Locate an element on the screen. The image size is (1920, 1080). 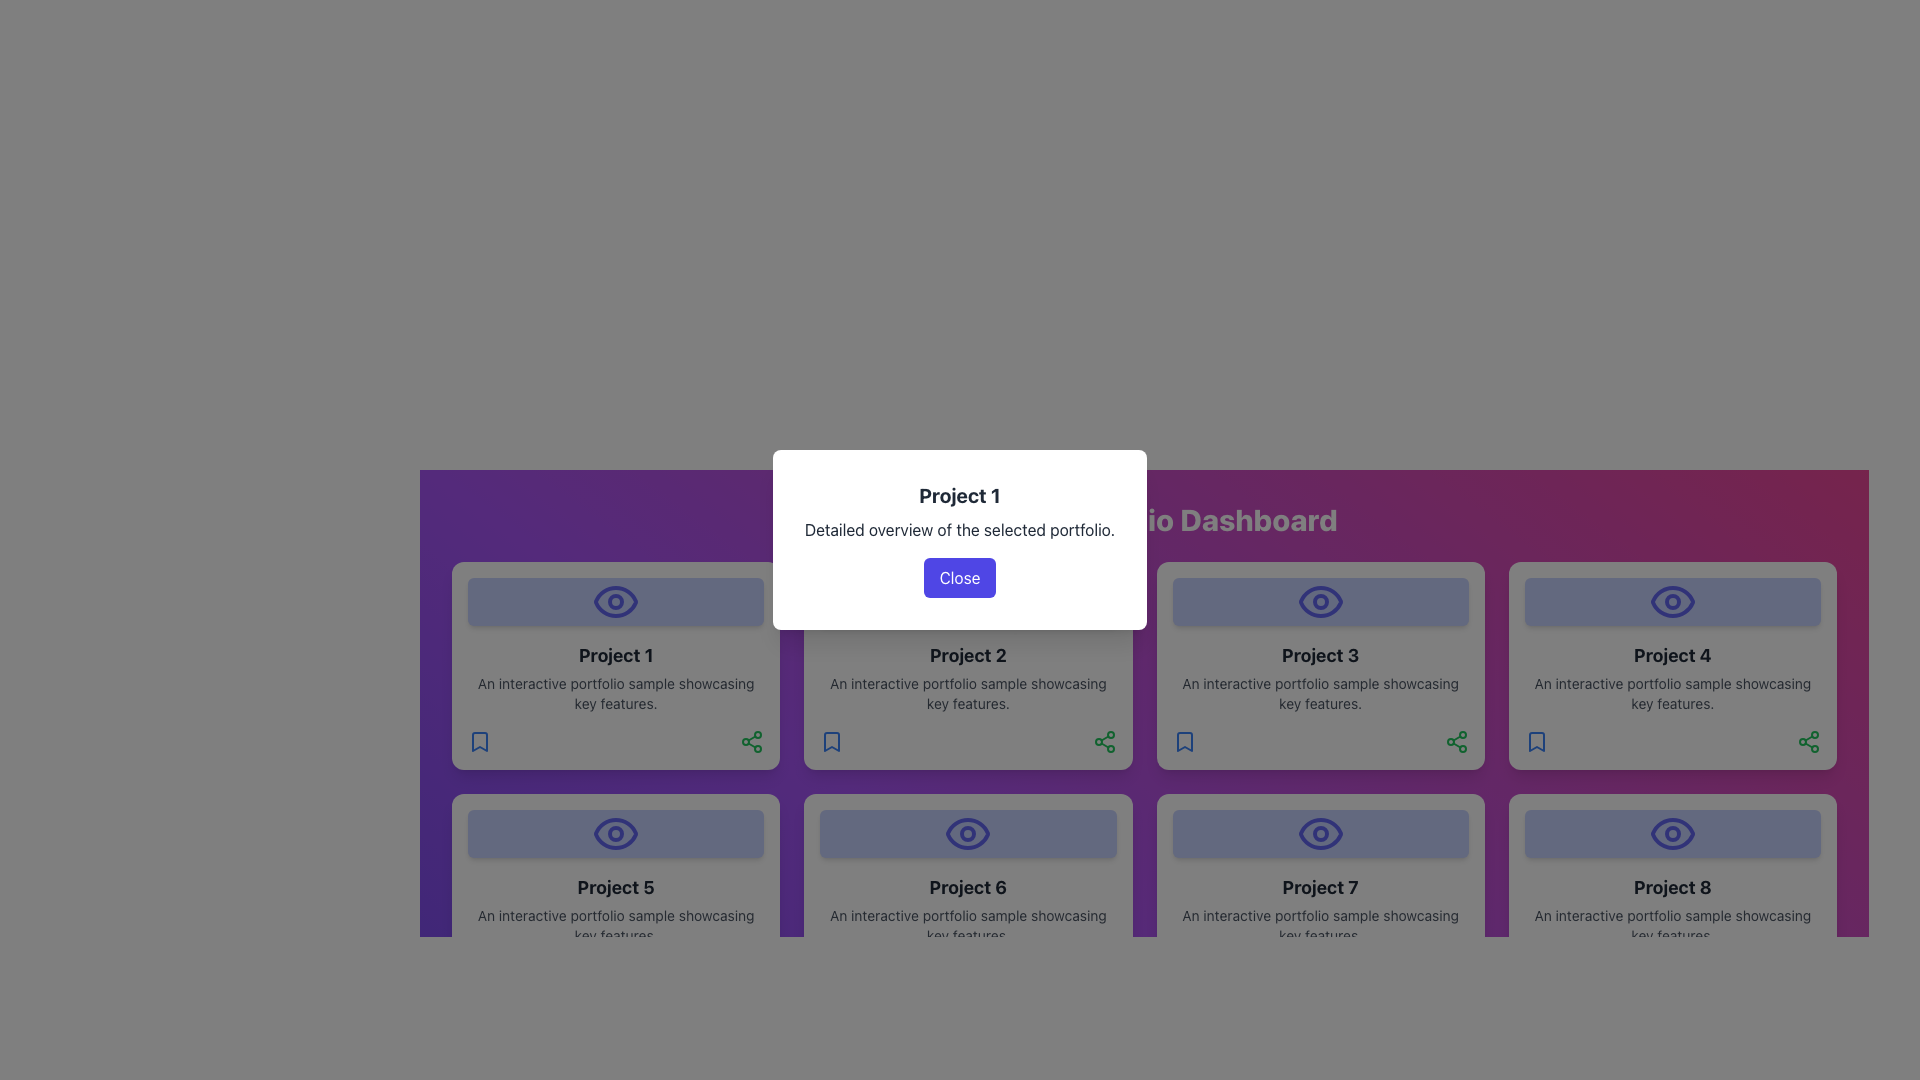
the text label providing additional information related to 'Project 4', located within the fourth card in the top row is located at coordinates (1672, 693).